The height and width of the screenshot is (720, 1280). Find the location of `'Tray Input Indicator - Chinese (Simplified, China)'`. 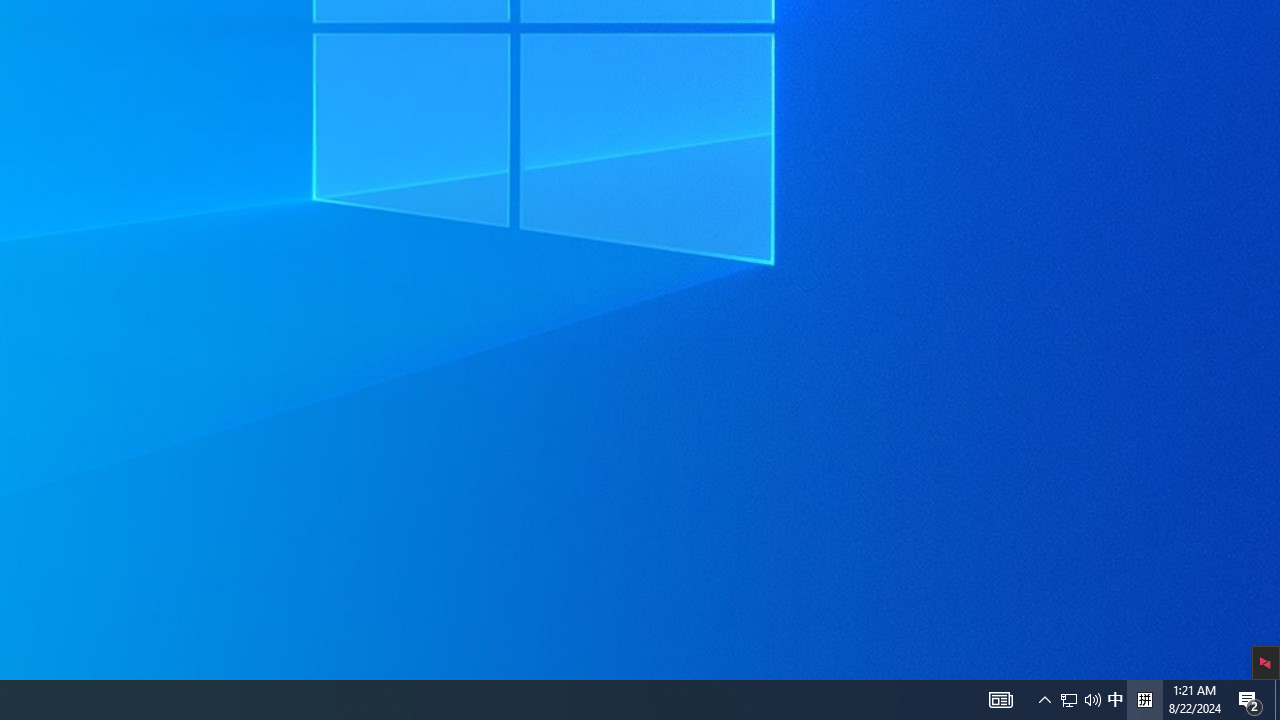

'Tray Input Indicator - Chinese (Simplified, China)' is located at coordinates (1092, 698).